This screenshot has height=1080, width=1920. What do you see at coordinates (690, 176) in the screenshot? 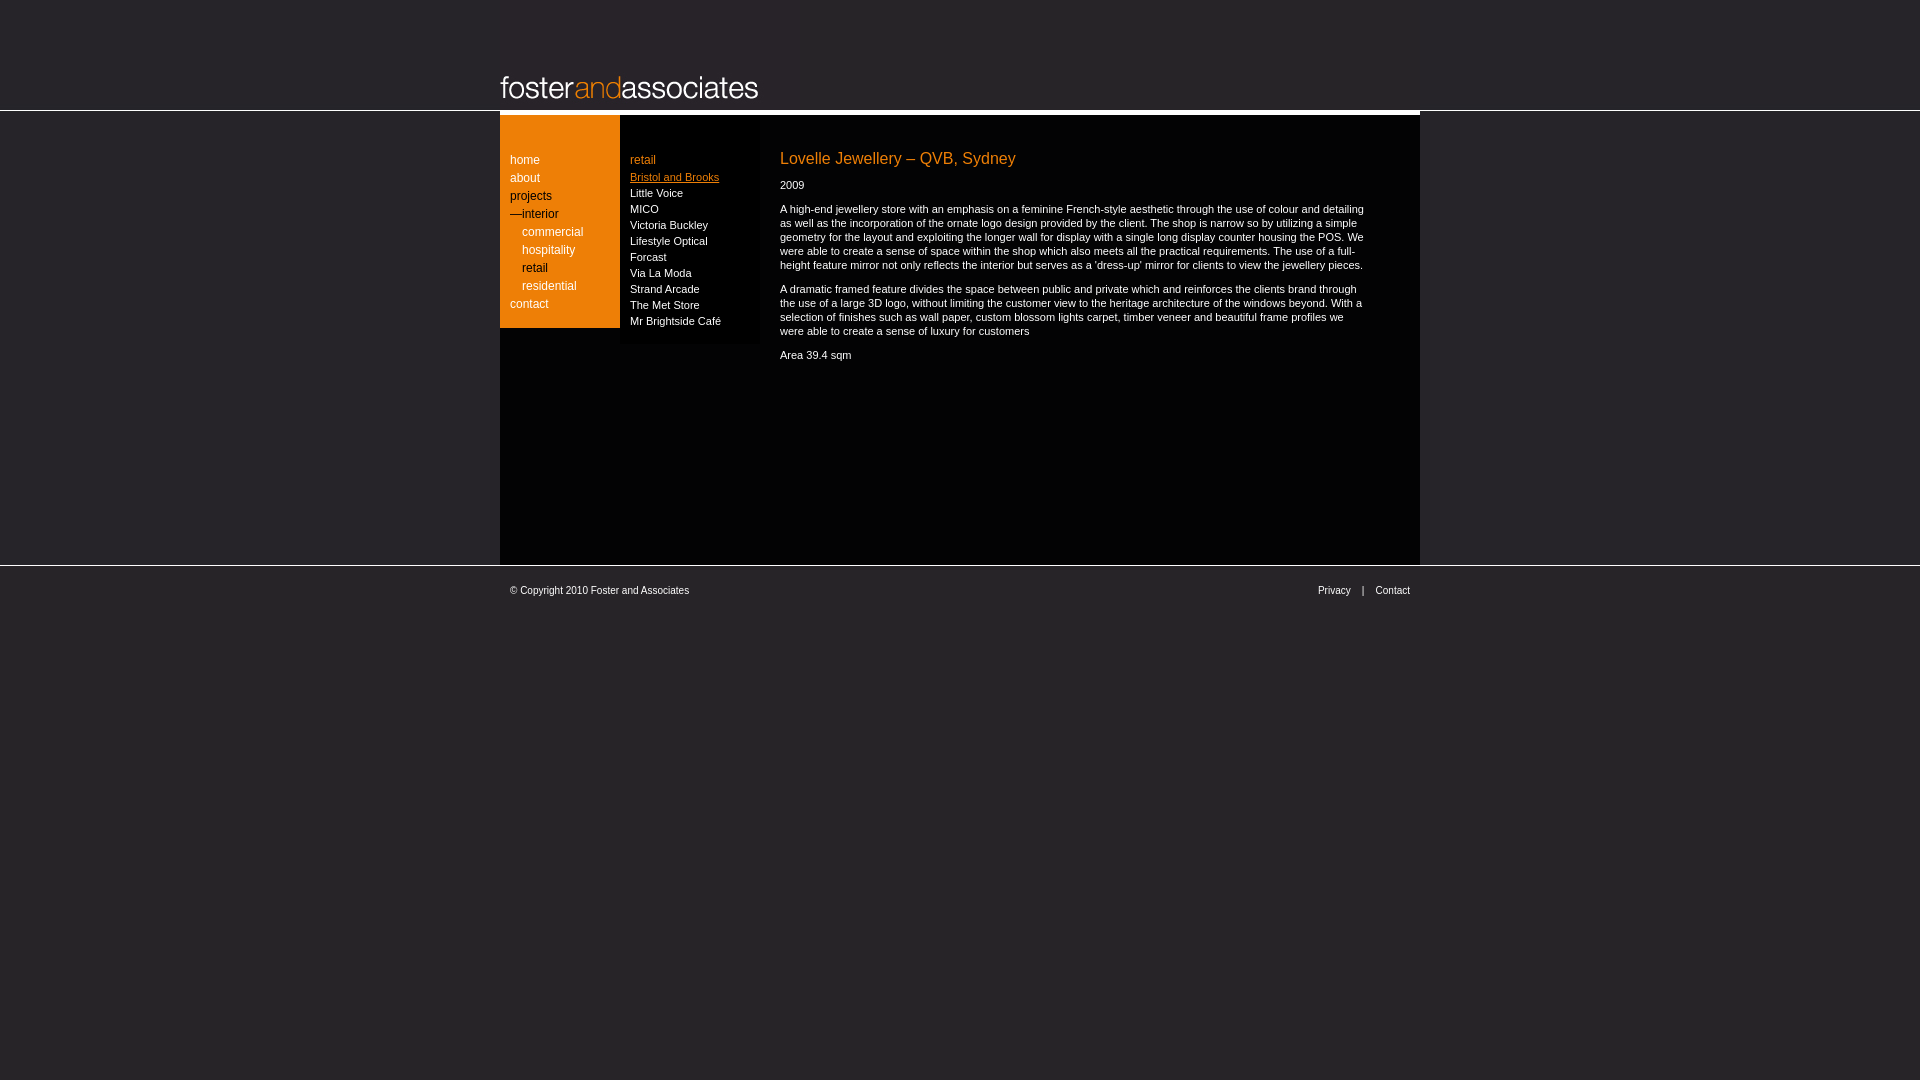
I see `'Bristol and Brooks'` at bounding box center [690, 176].